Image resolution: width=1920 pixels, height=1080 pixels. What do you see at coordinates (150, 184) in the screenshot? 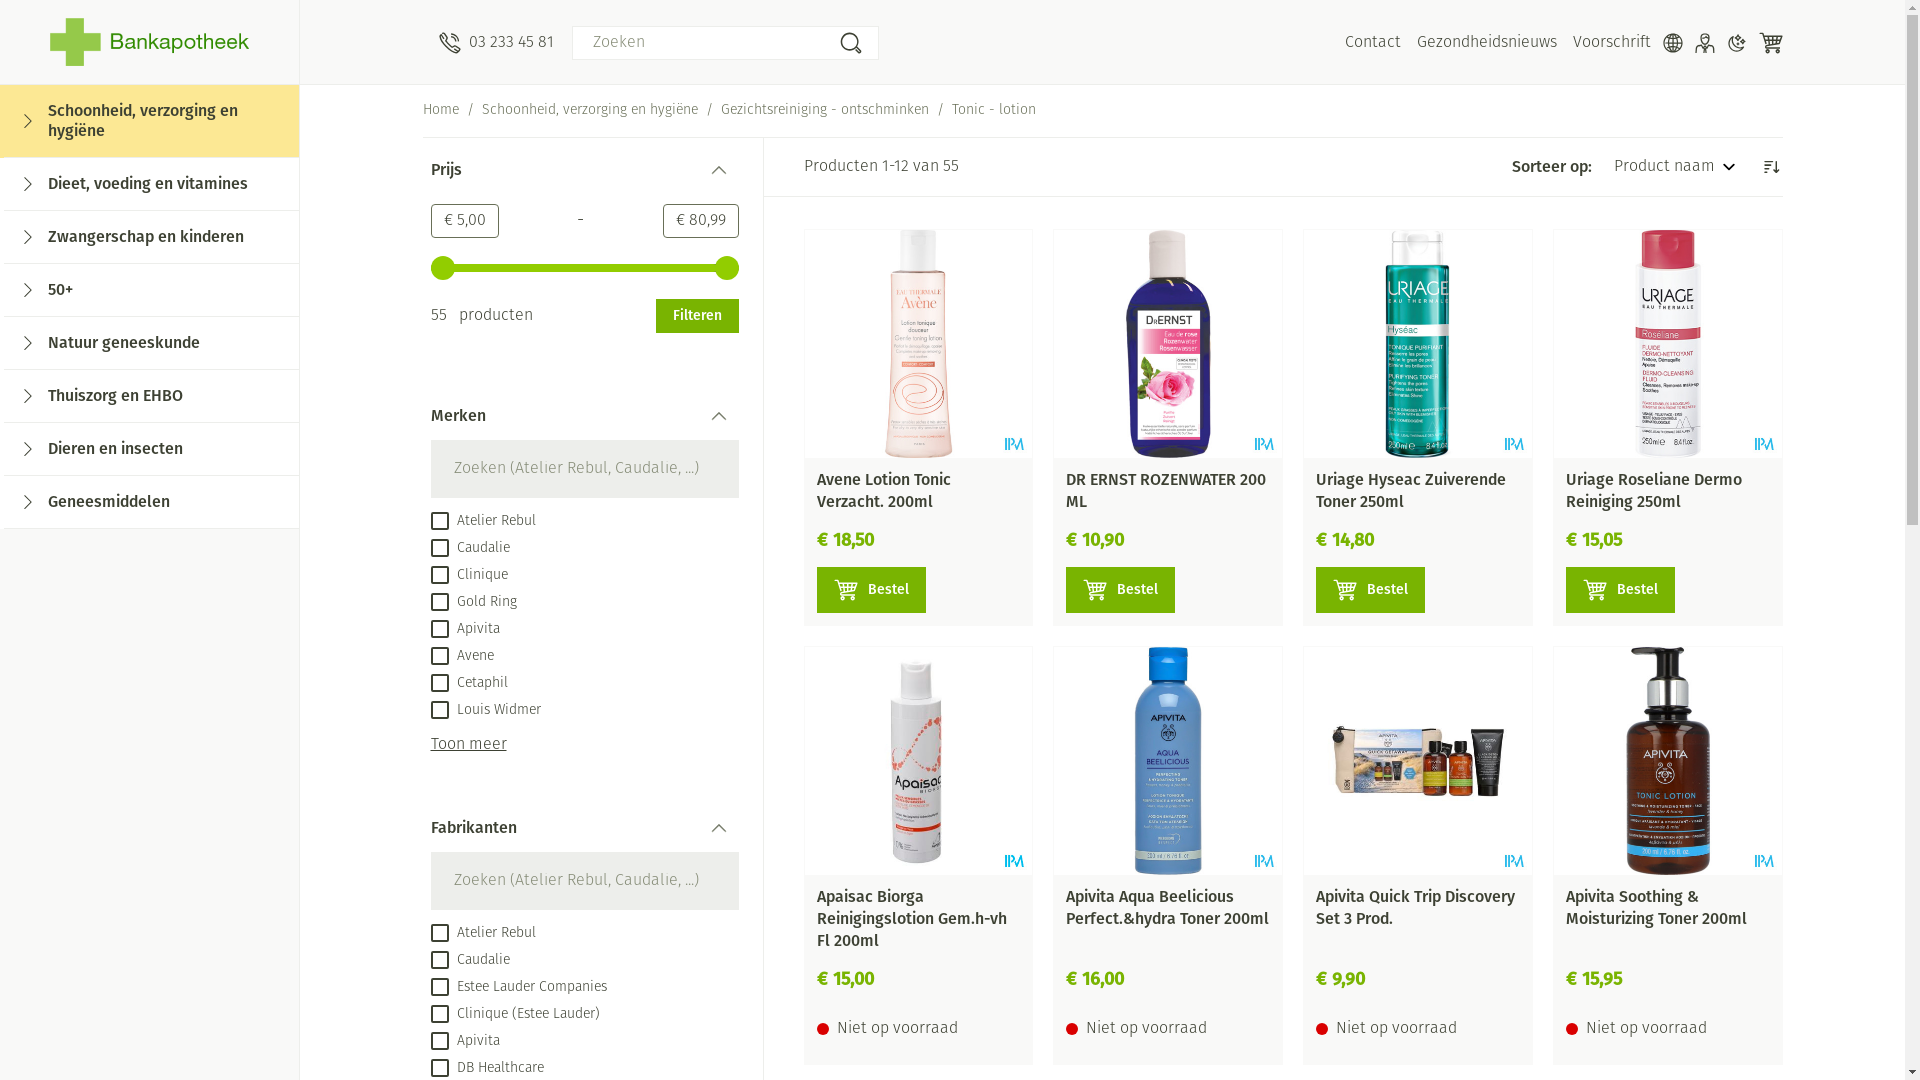
I see `'Dieet, voeding en vitamines'` at bounding box center [150, 184].